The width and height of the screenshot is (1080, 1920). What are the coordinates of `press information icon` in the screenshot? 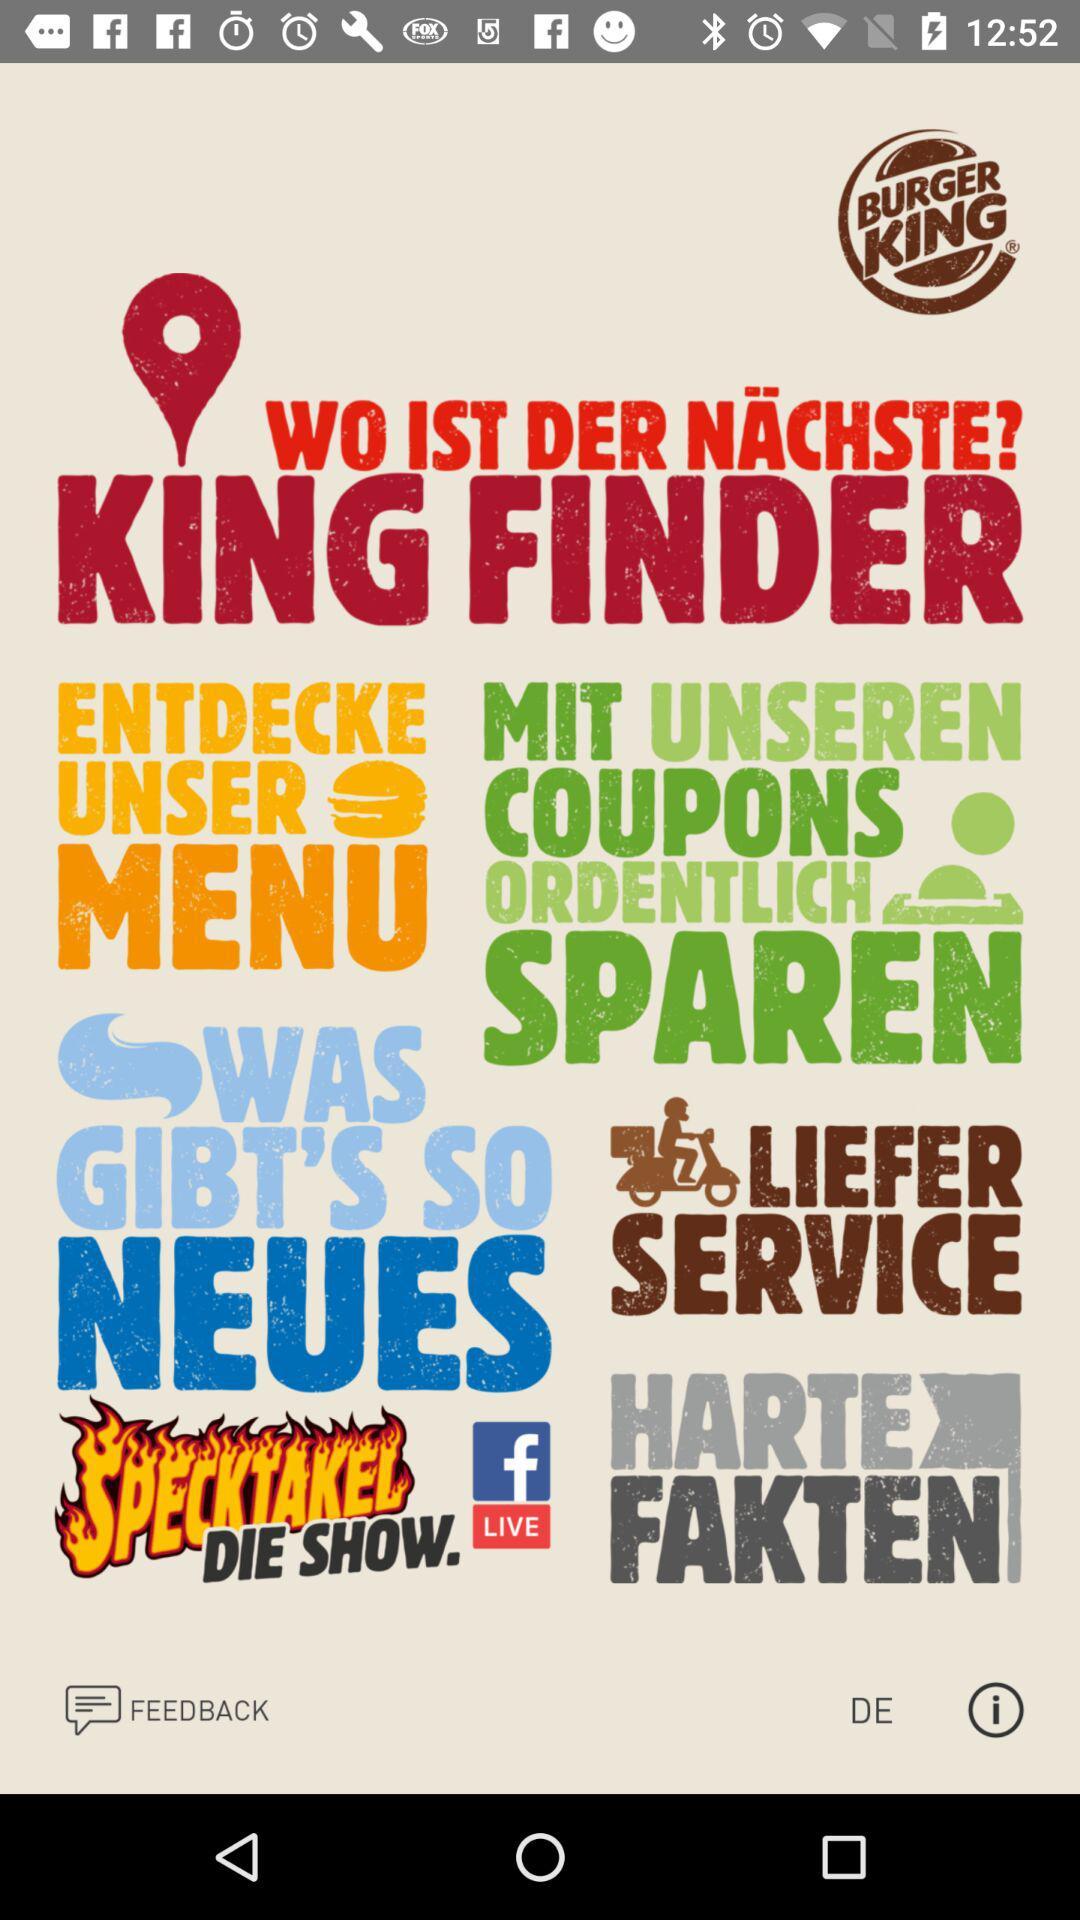 It's located at (995, 1708).